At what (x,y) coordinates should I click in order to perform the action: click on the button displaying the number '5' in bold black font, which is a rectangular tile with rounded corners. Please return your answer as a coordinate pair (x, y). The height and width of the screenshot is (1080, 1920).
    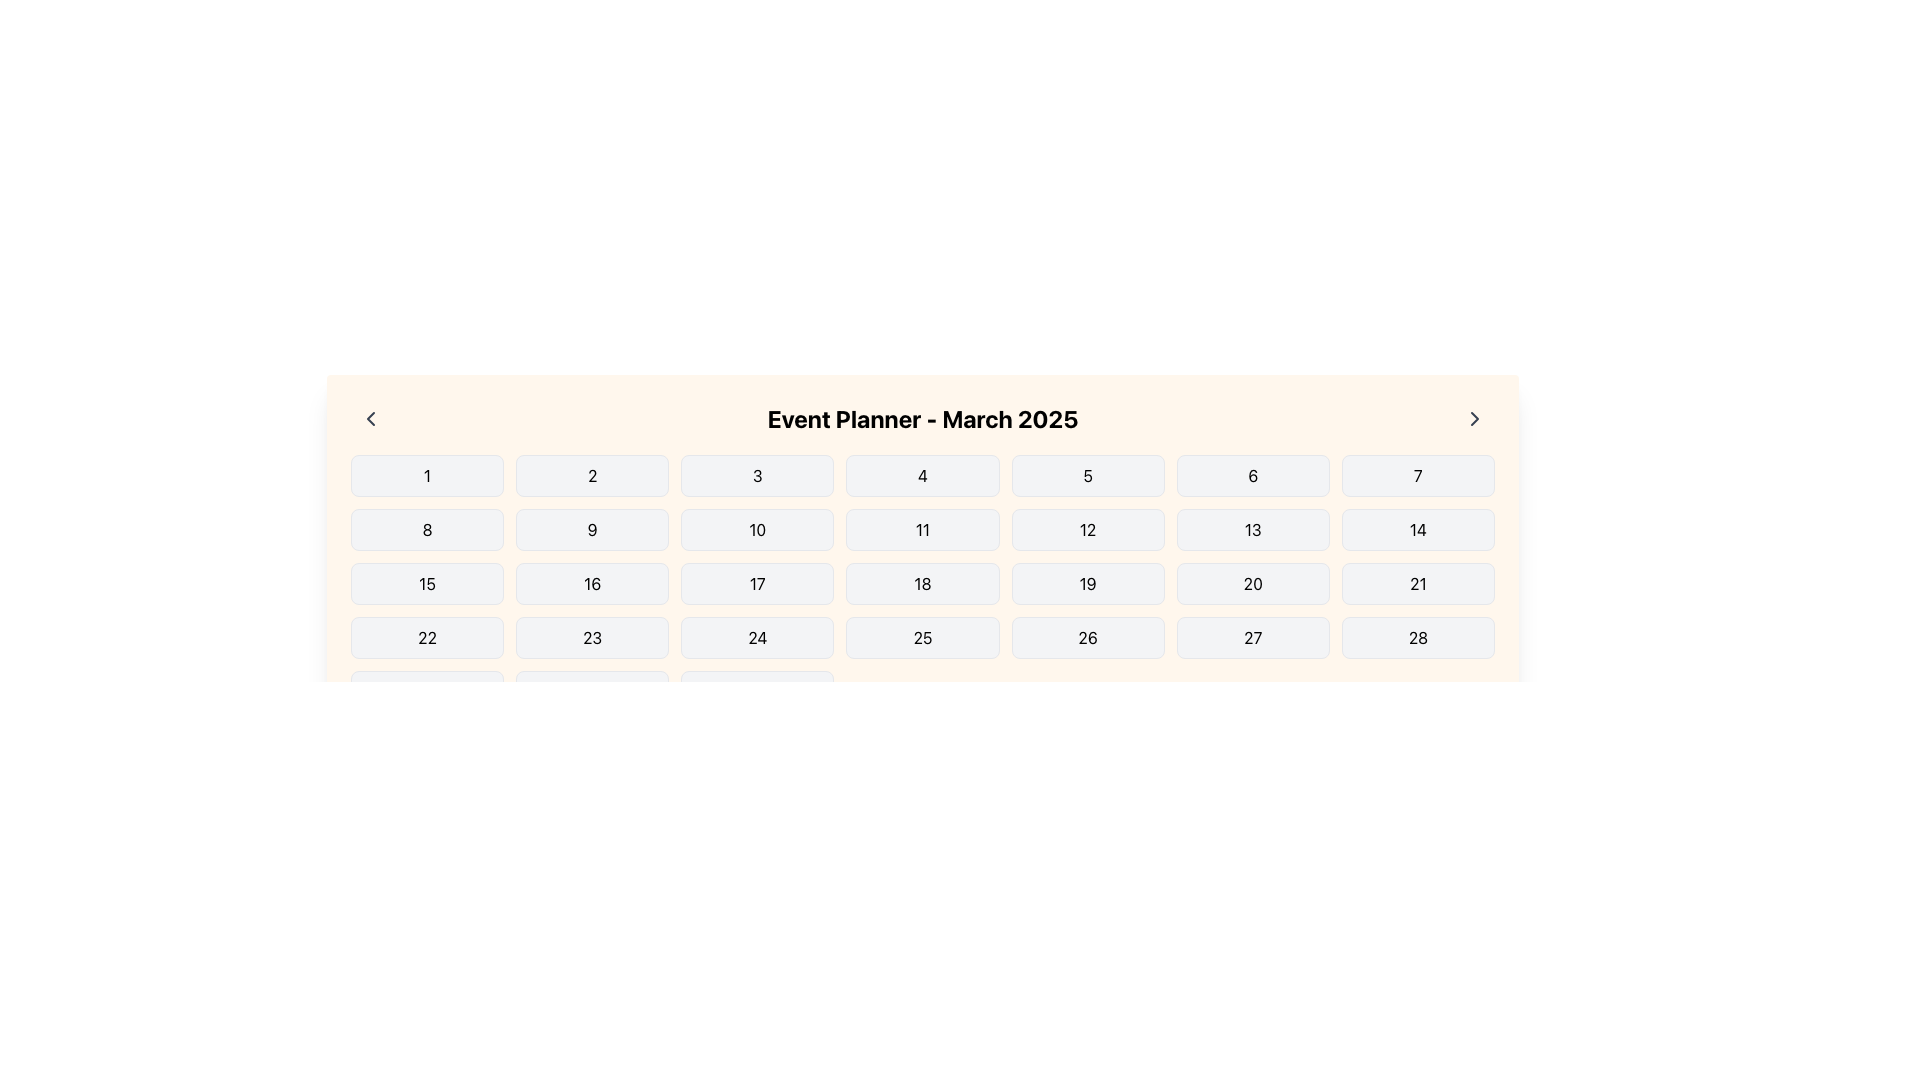
    Looking at the image, I should click on (1087, 475).